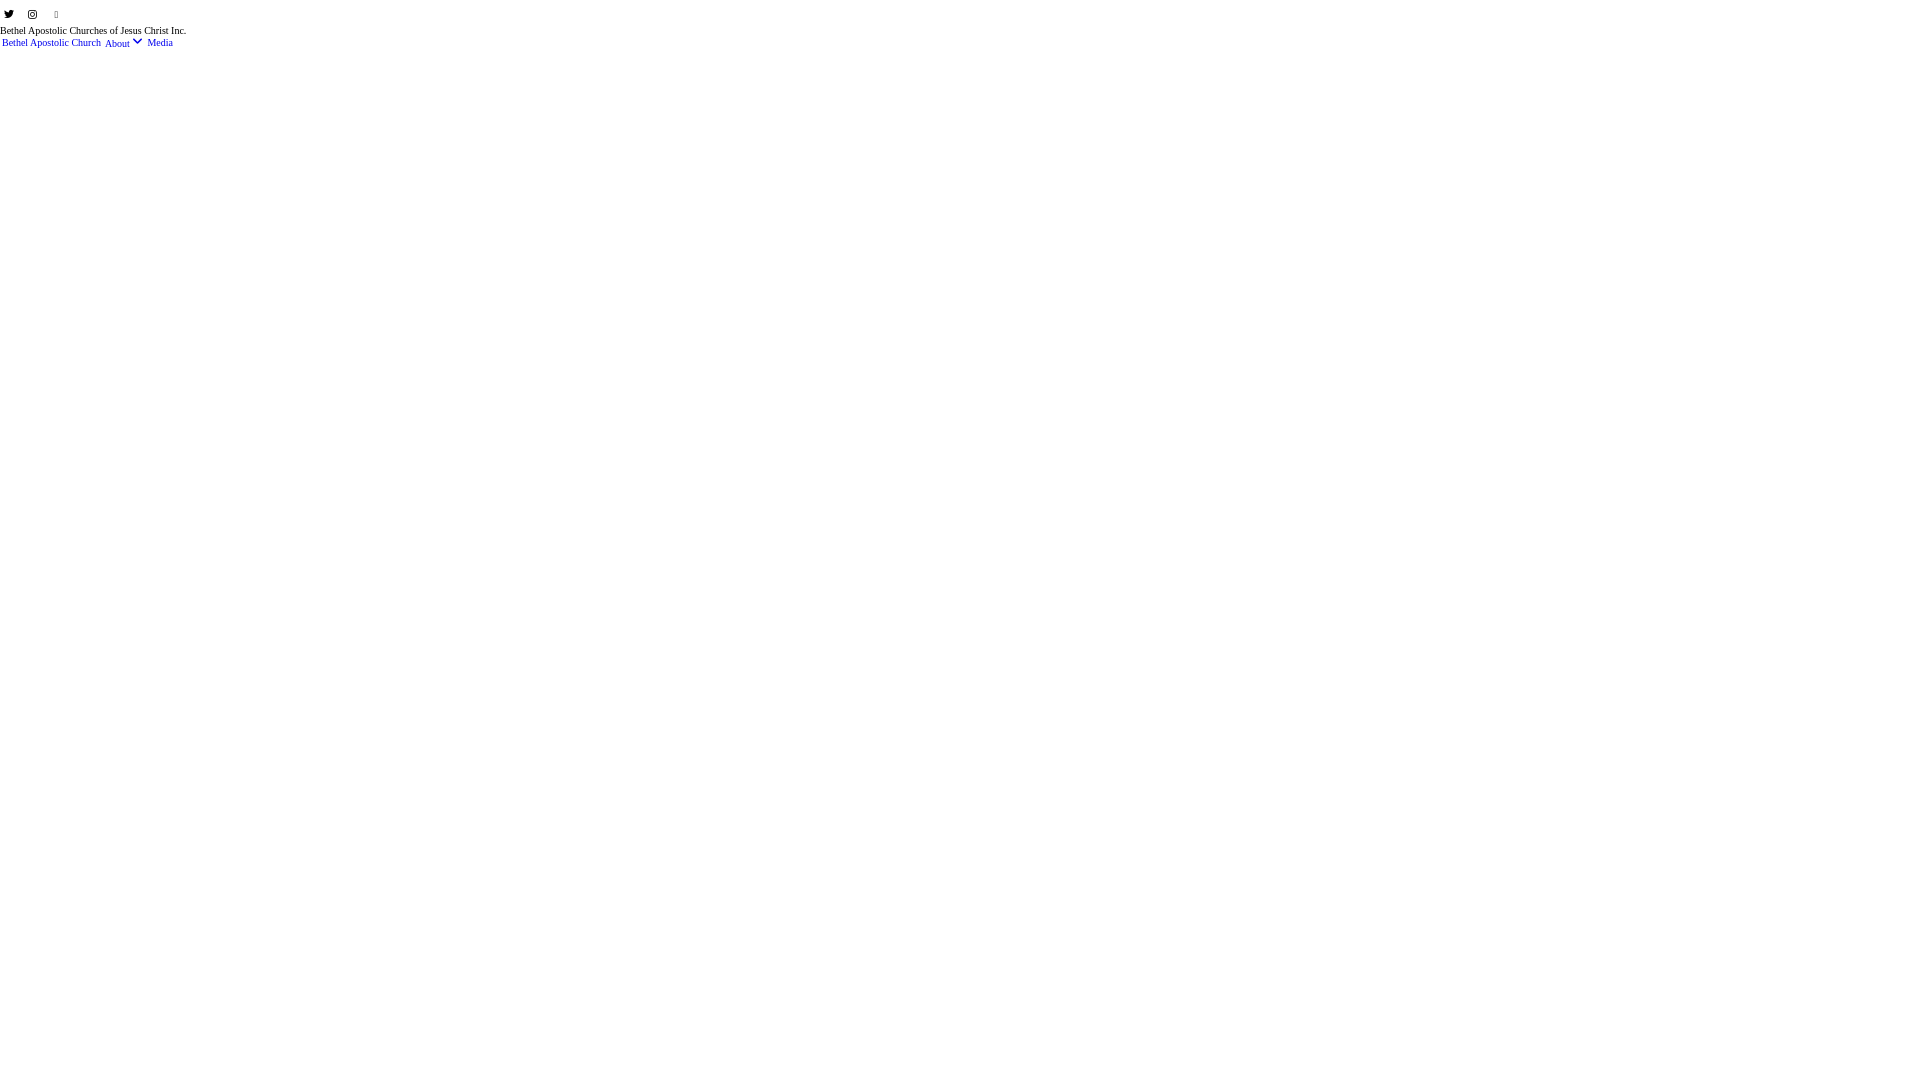 The width and height of the screenshot is (1920, 1080). Describe the element at coordinates (123, 42) in the screenshot. I see `'About '` at that location.